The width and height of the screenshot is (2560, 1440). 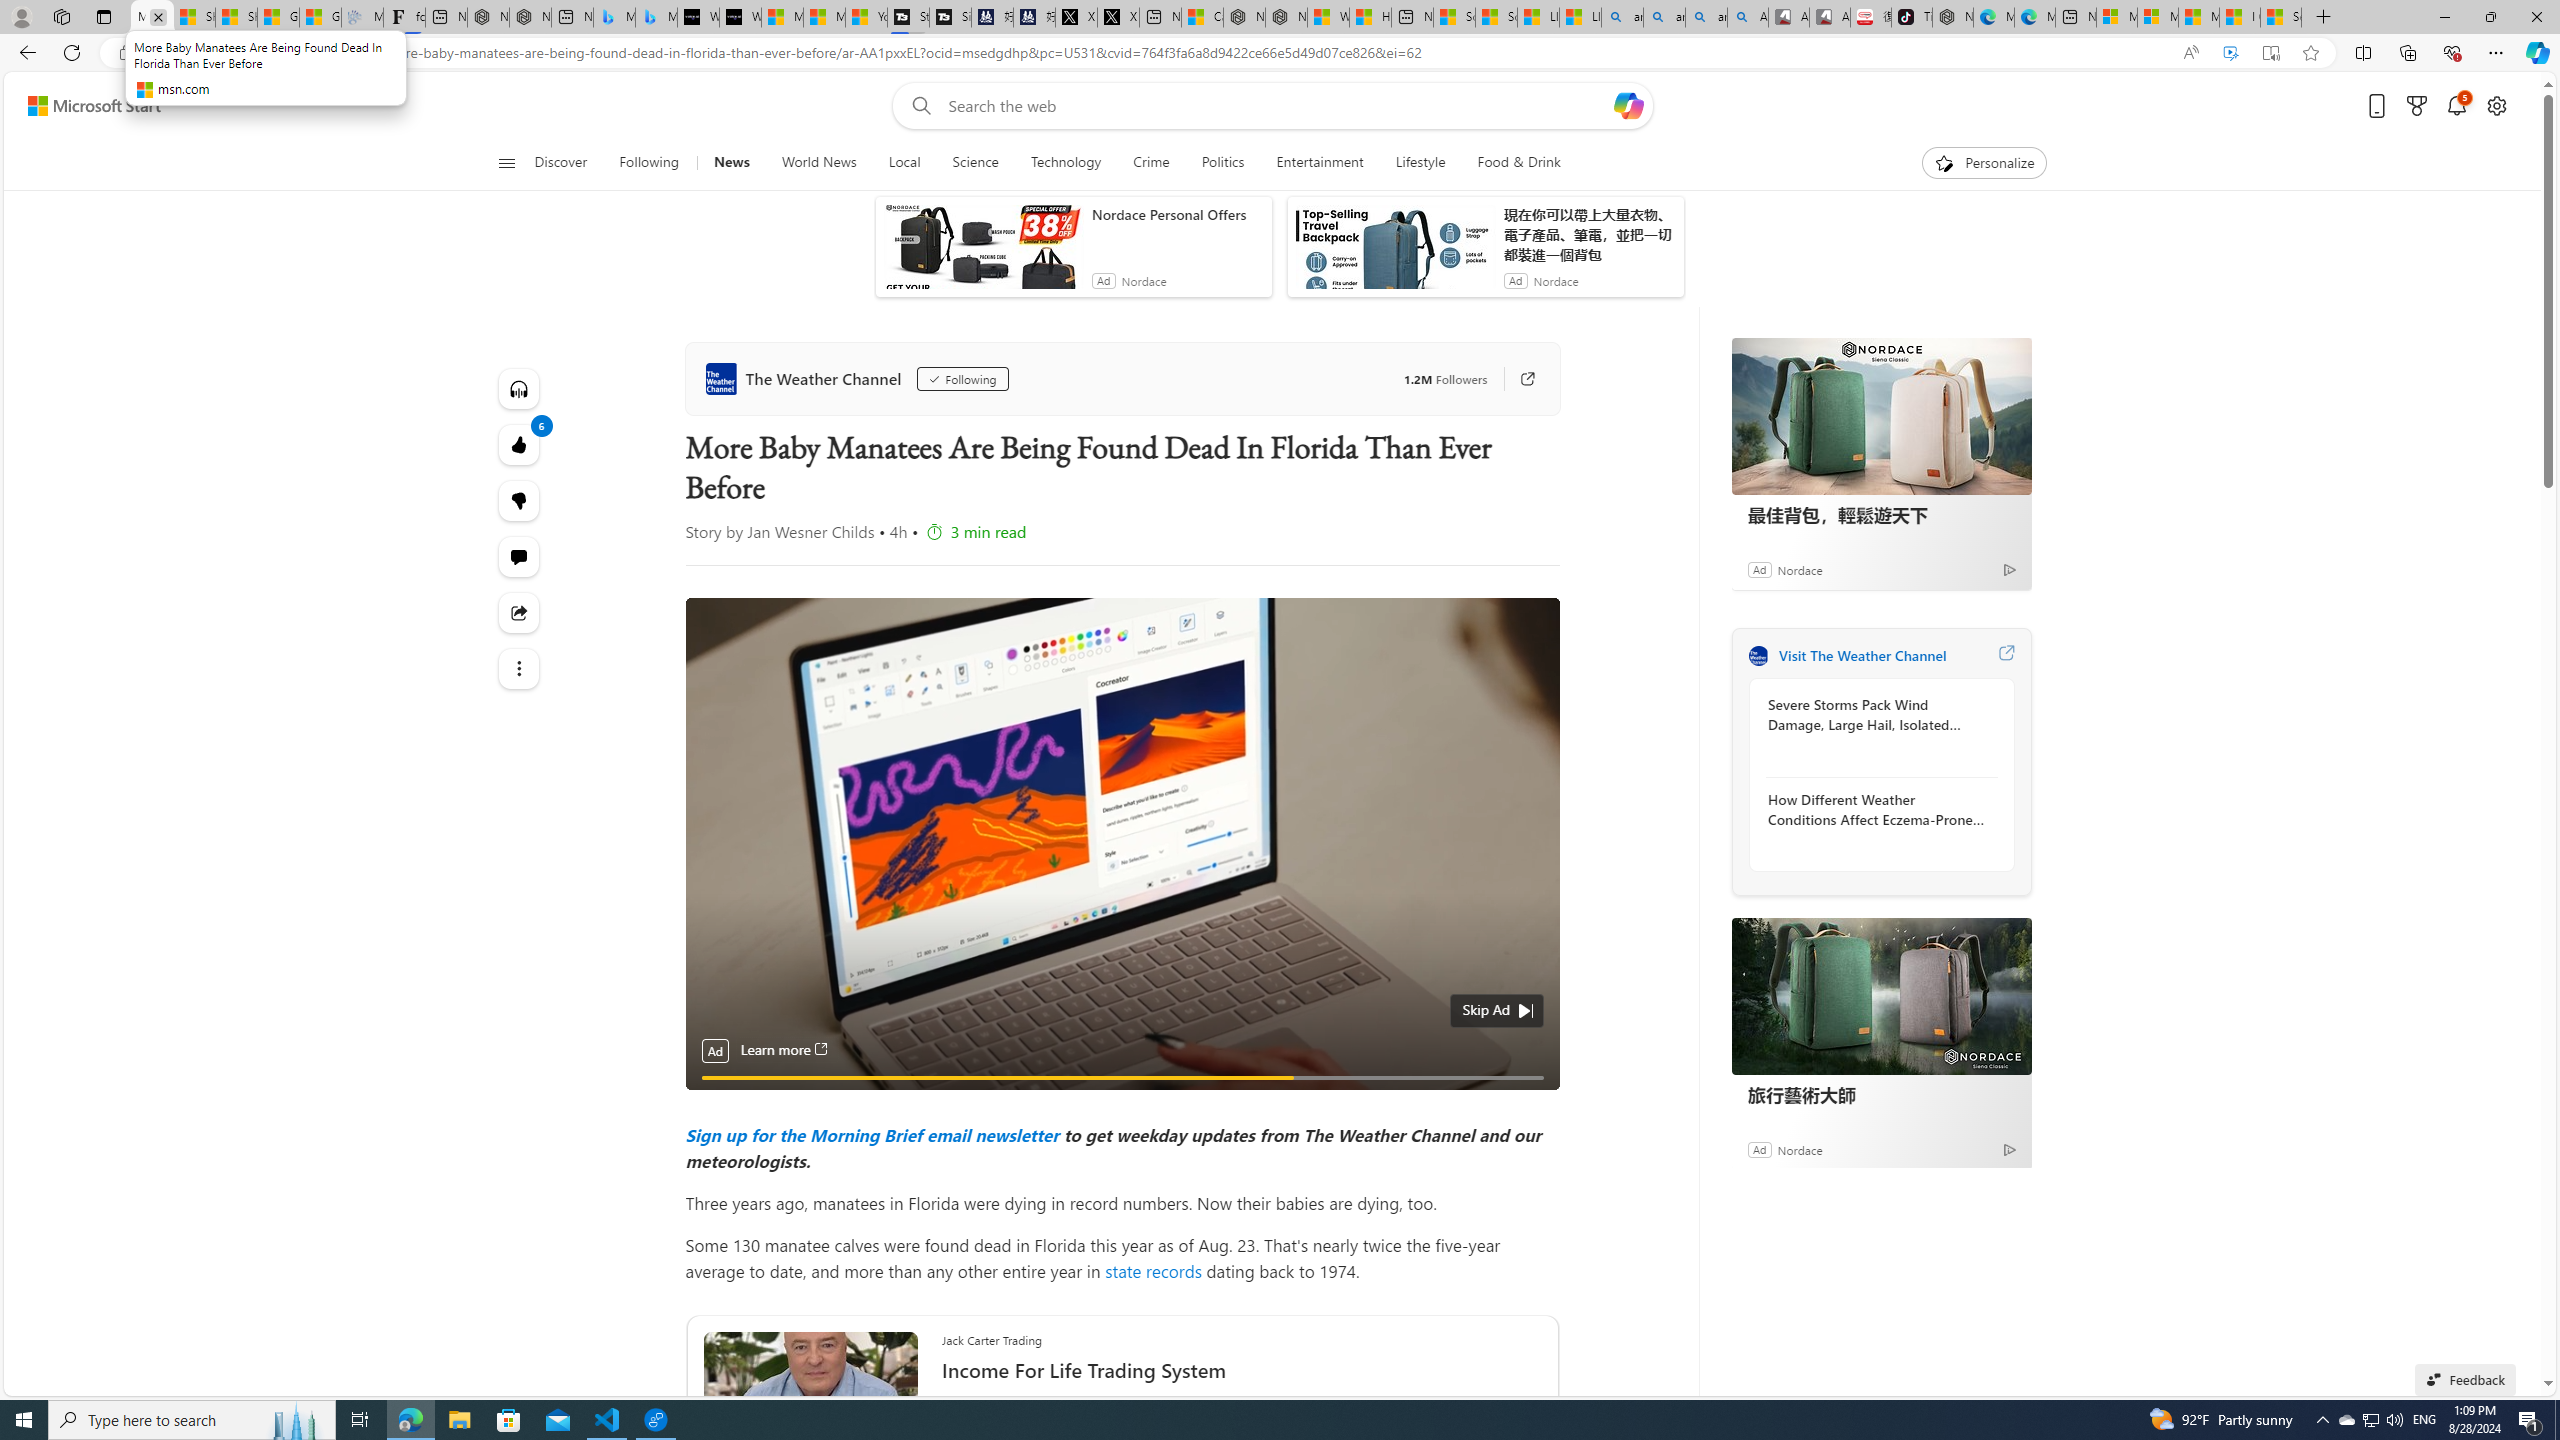 I want to click on 'Read aloud this page (Ctrl+Shift+U)', so click(x=2190, y=53).